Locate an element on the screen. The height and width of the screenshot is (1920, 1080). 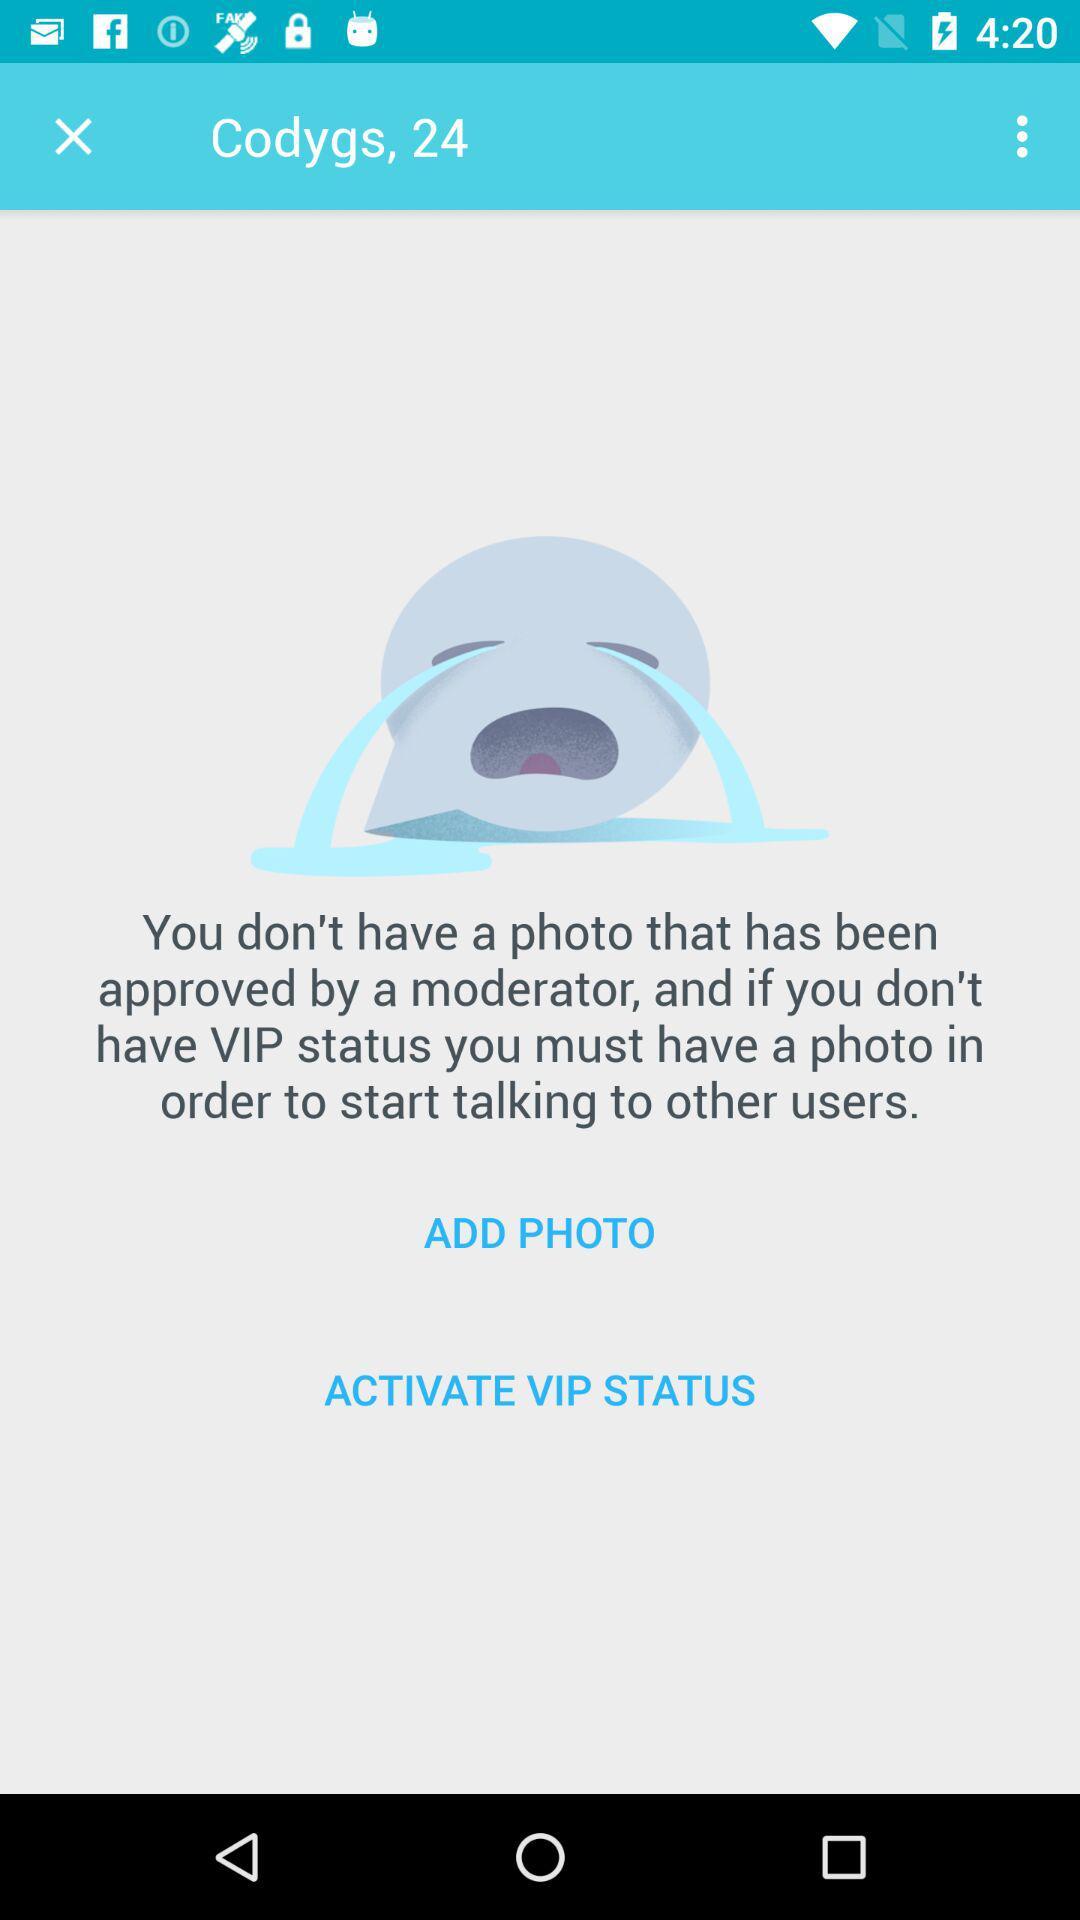
item to the left of codygs, 24 item is located at coordinates (72, 135).